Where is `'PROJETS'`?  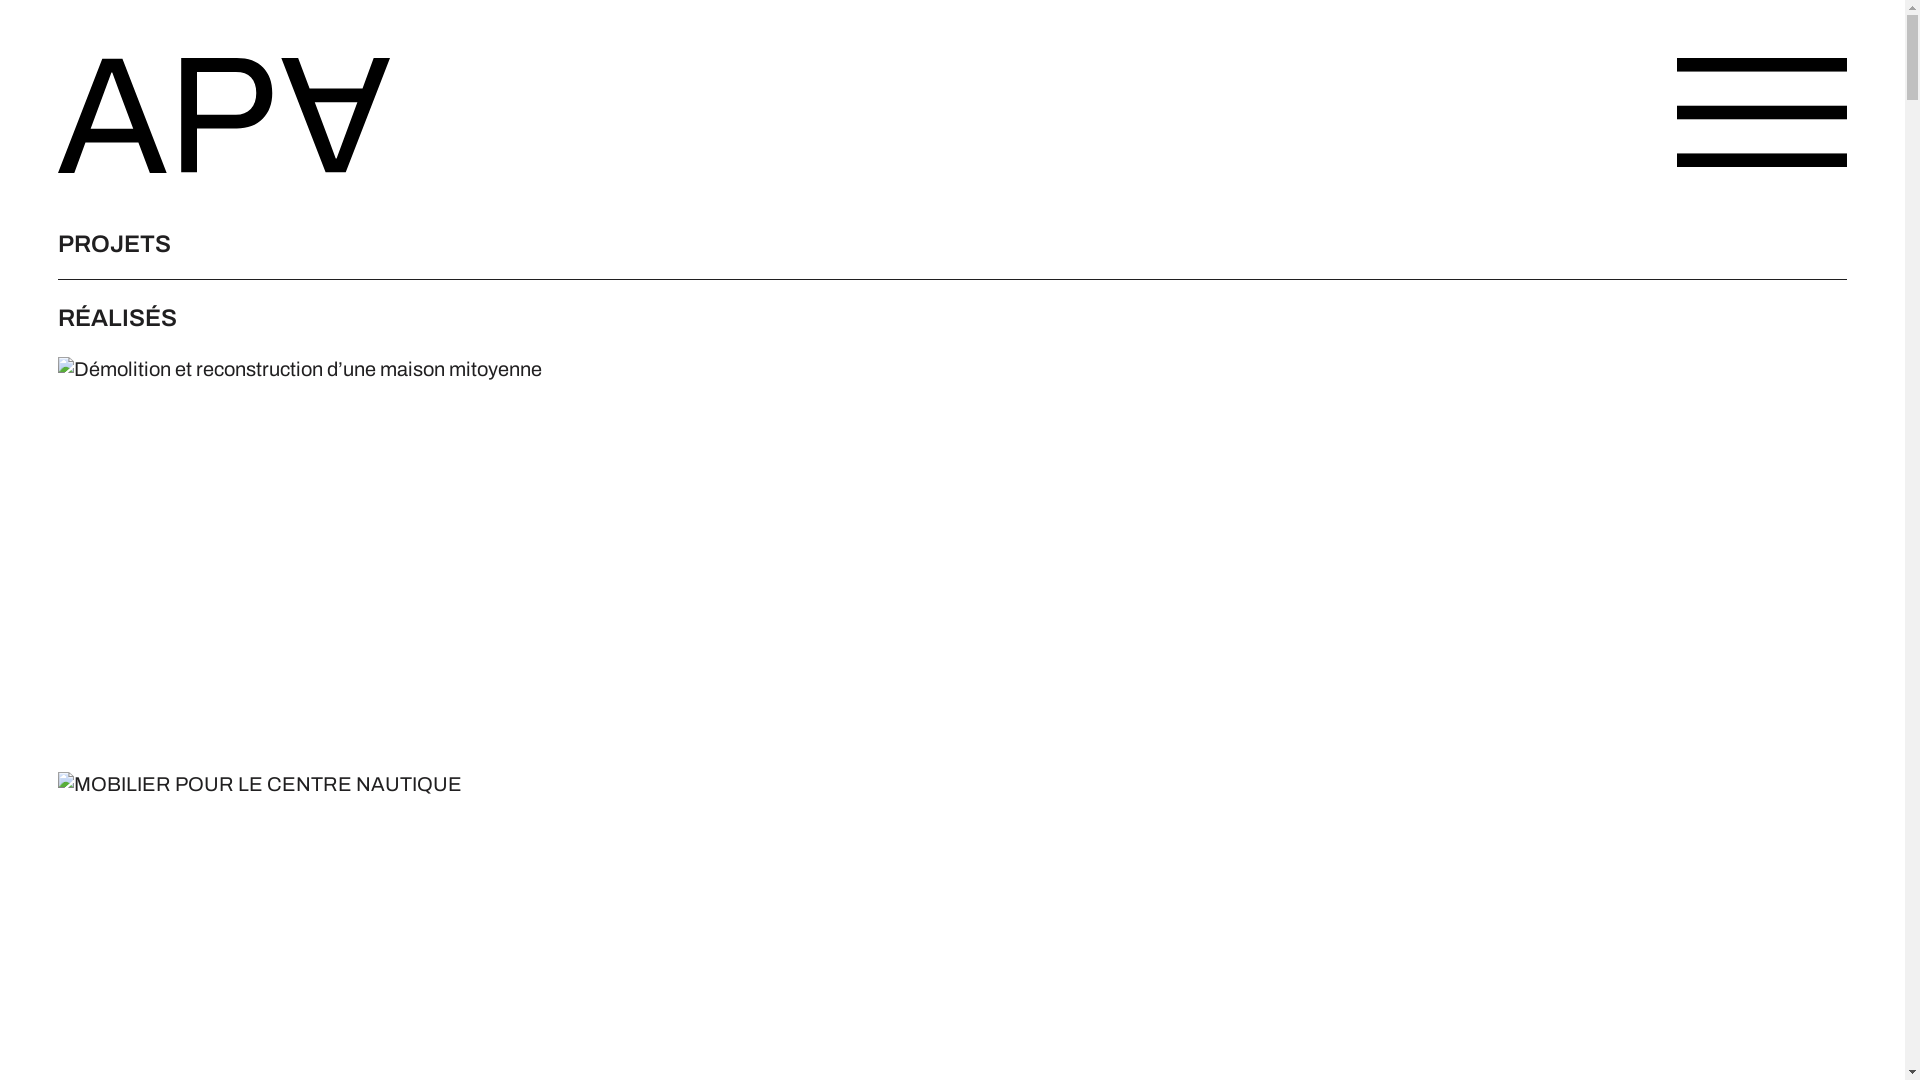
'PROJETS' is located at coordinates (57, 242).